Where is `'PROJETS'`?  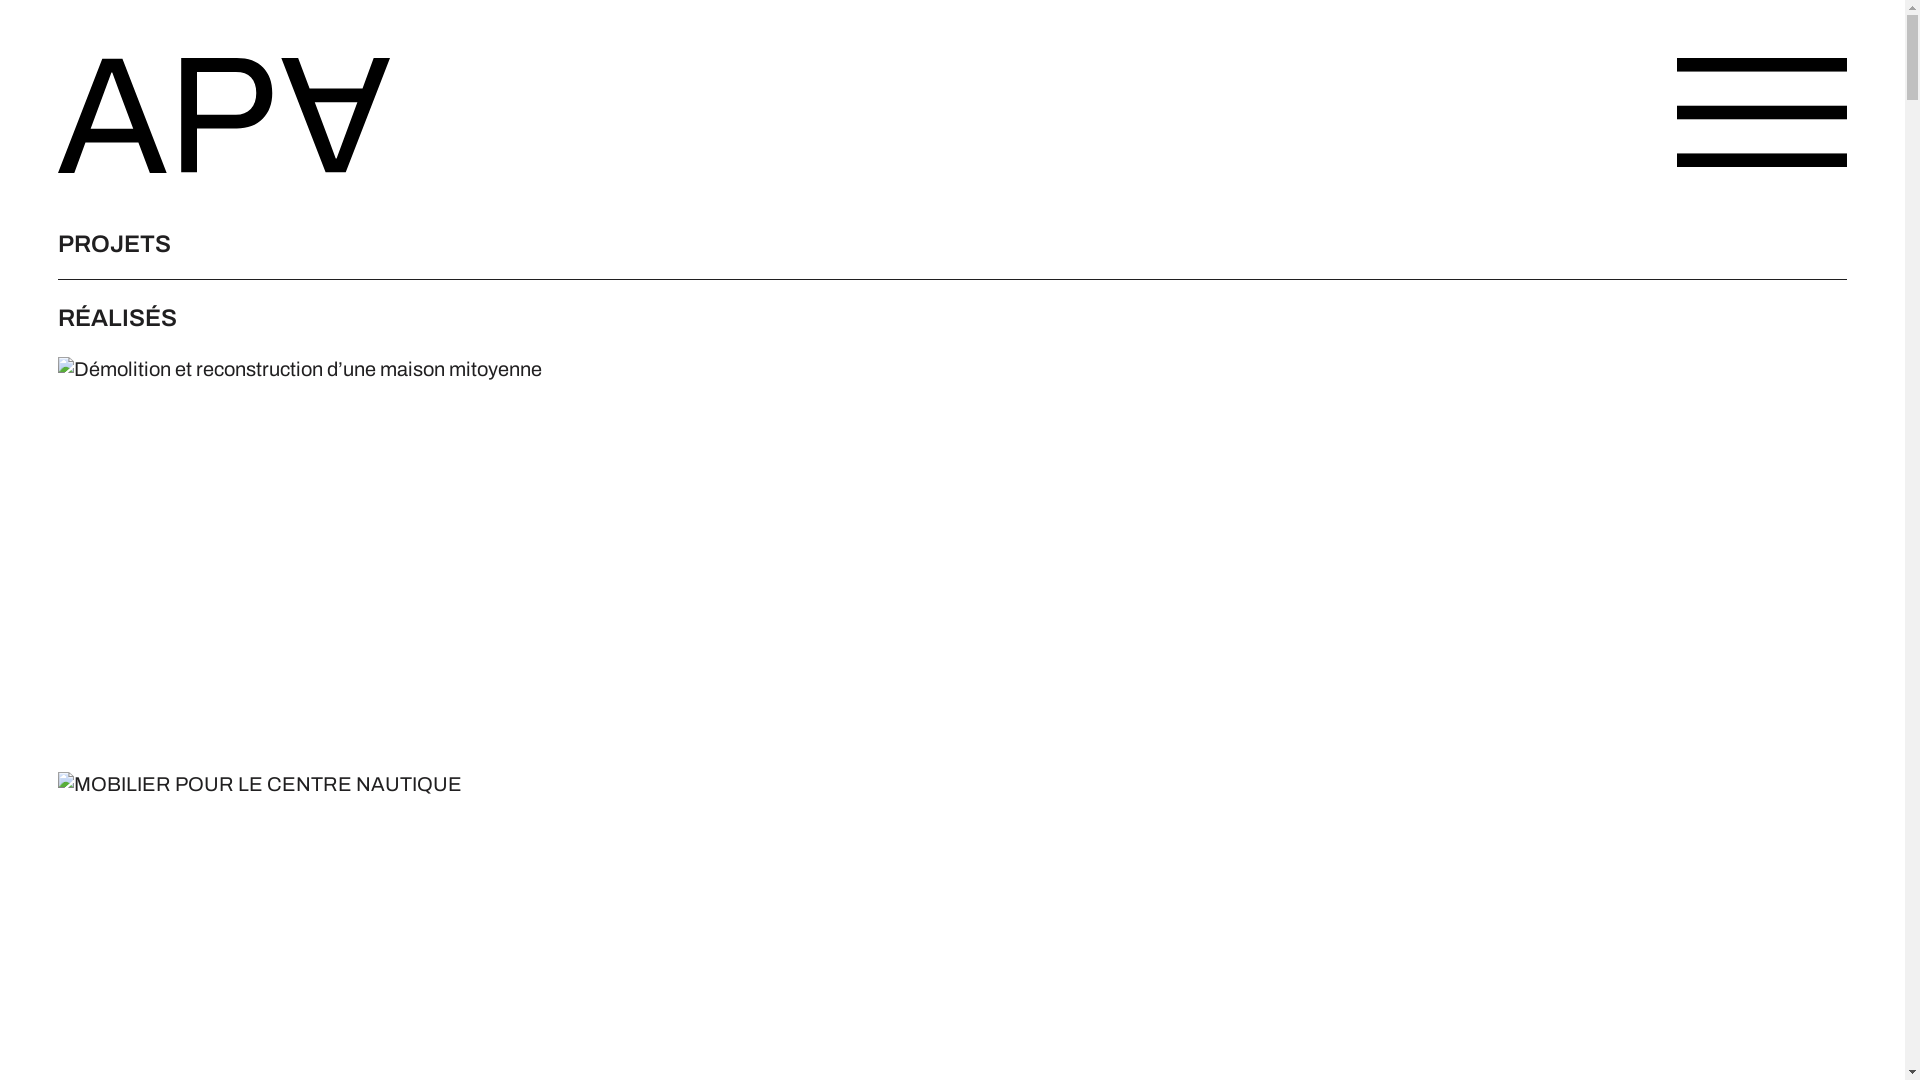
'PROJETS' is located at coordinates (57, 242).